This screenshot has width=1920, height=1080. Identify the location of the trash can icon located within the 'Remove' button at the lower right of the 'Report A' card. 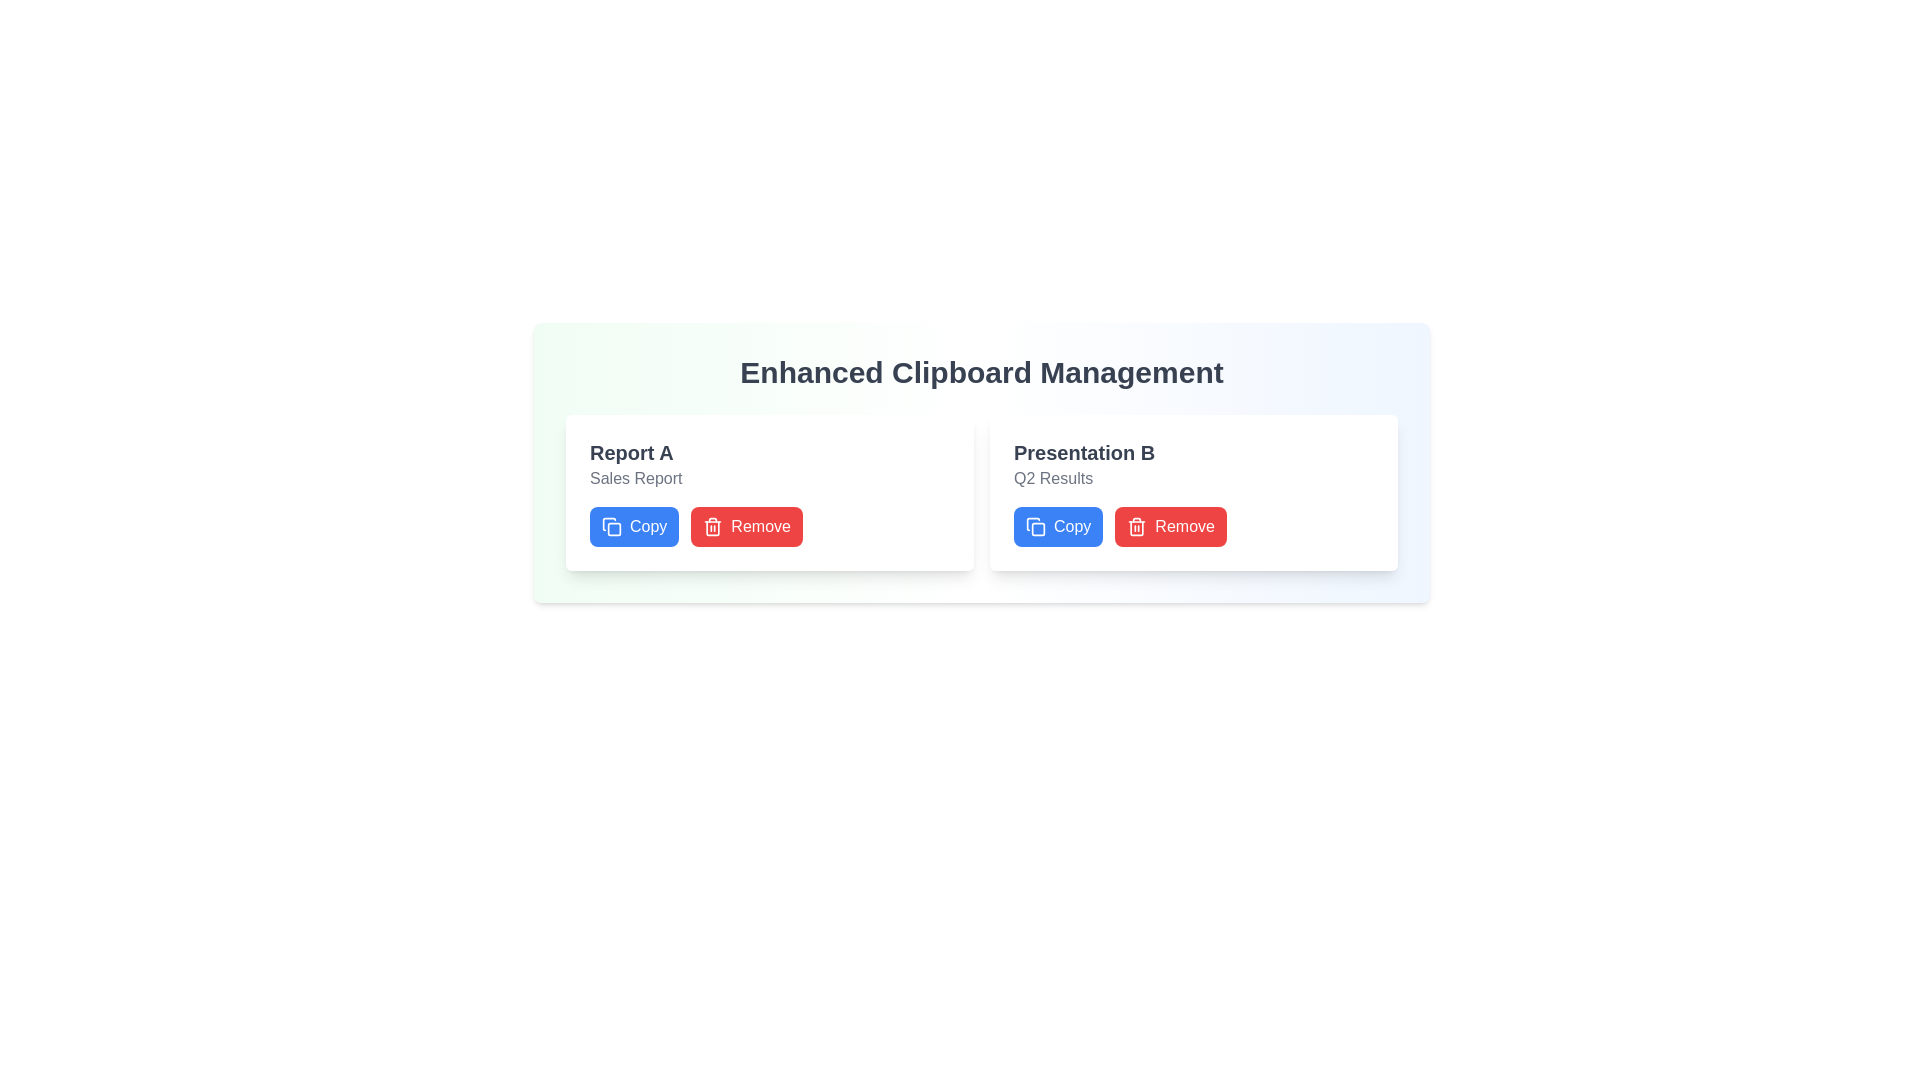
(713, 526).